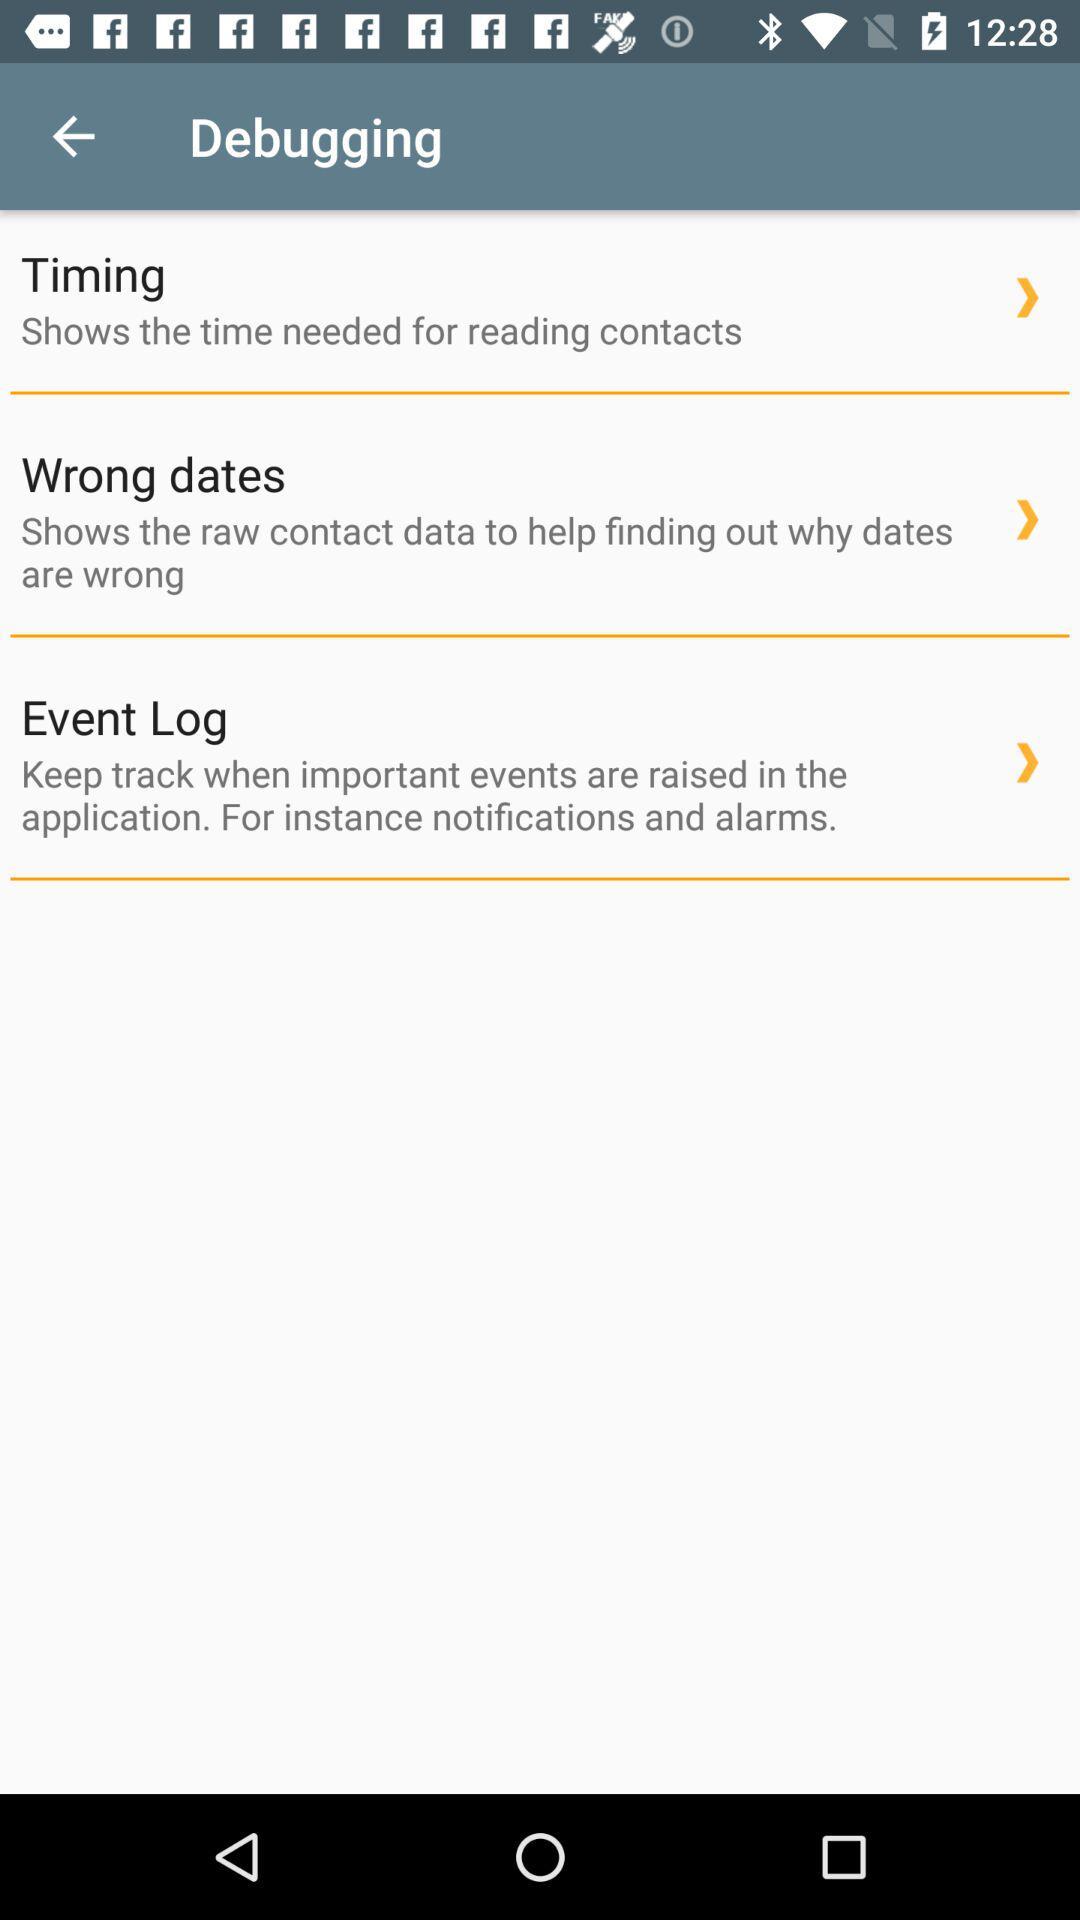  What do you see at coordinates (72, 135) in the screenshot?
I see `the item above timing item` at bounding box center [72, 135].